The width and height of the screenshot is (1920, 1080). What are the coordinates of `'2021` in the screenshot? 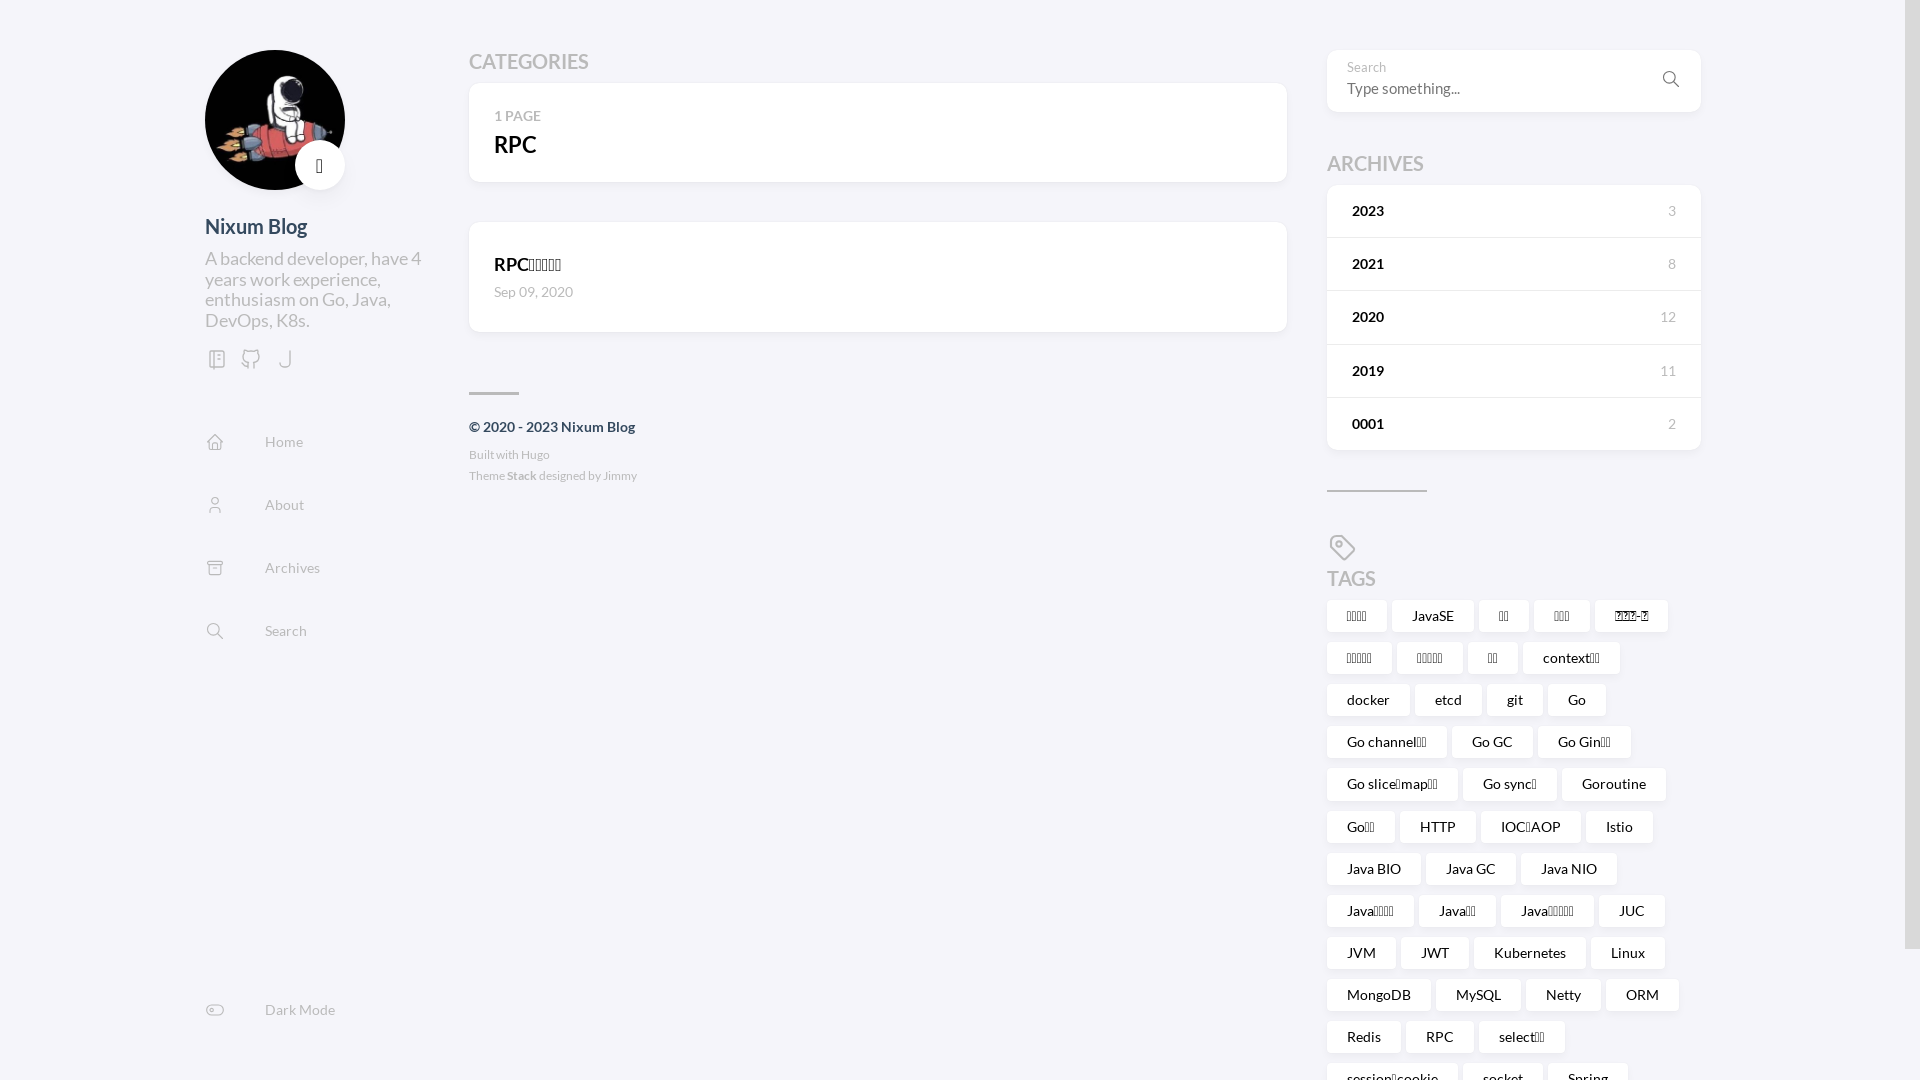 It's located at (1512, 262).